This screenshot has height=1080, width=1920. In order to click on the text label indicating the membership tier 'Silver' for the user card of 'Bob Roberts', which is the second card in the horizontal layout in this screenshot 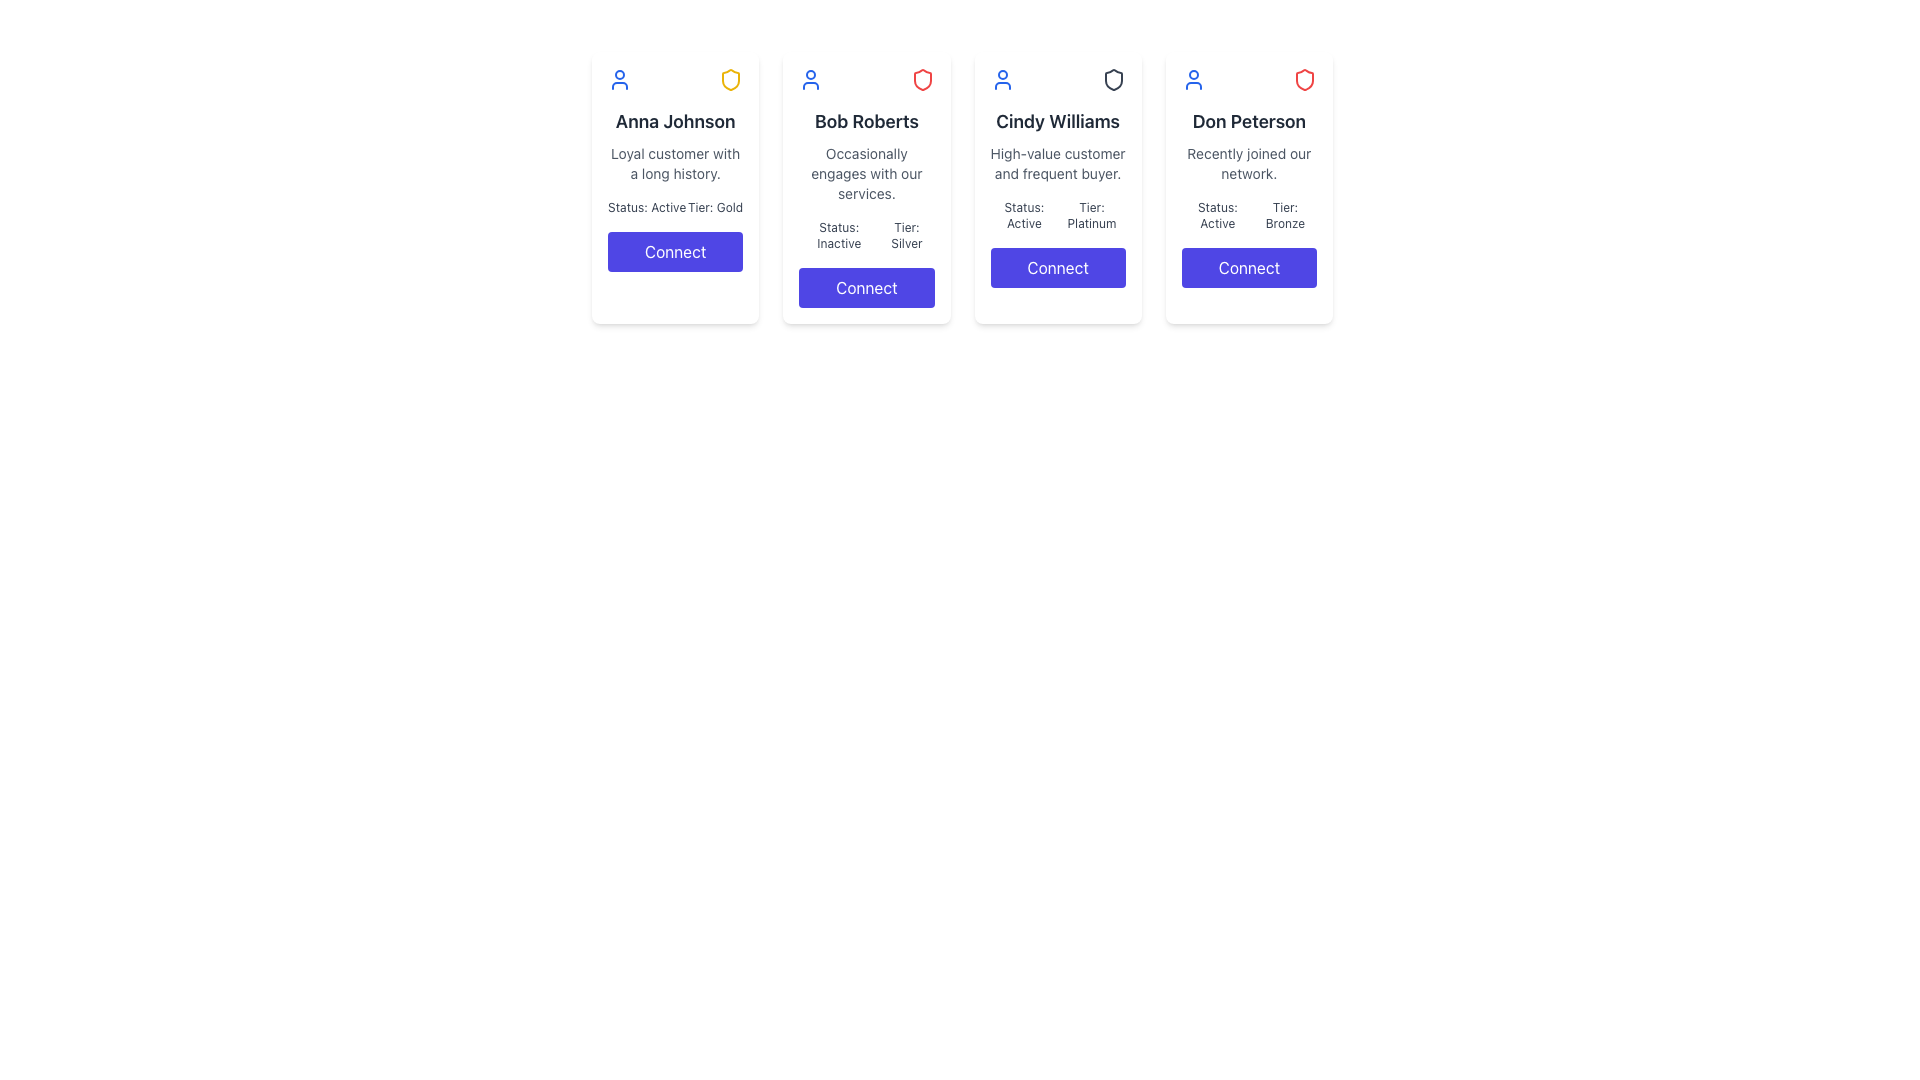, I will do `click(905, 234)`.